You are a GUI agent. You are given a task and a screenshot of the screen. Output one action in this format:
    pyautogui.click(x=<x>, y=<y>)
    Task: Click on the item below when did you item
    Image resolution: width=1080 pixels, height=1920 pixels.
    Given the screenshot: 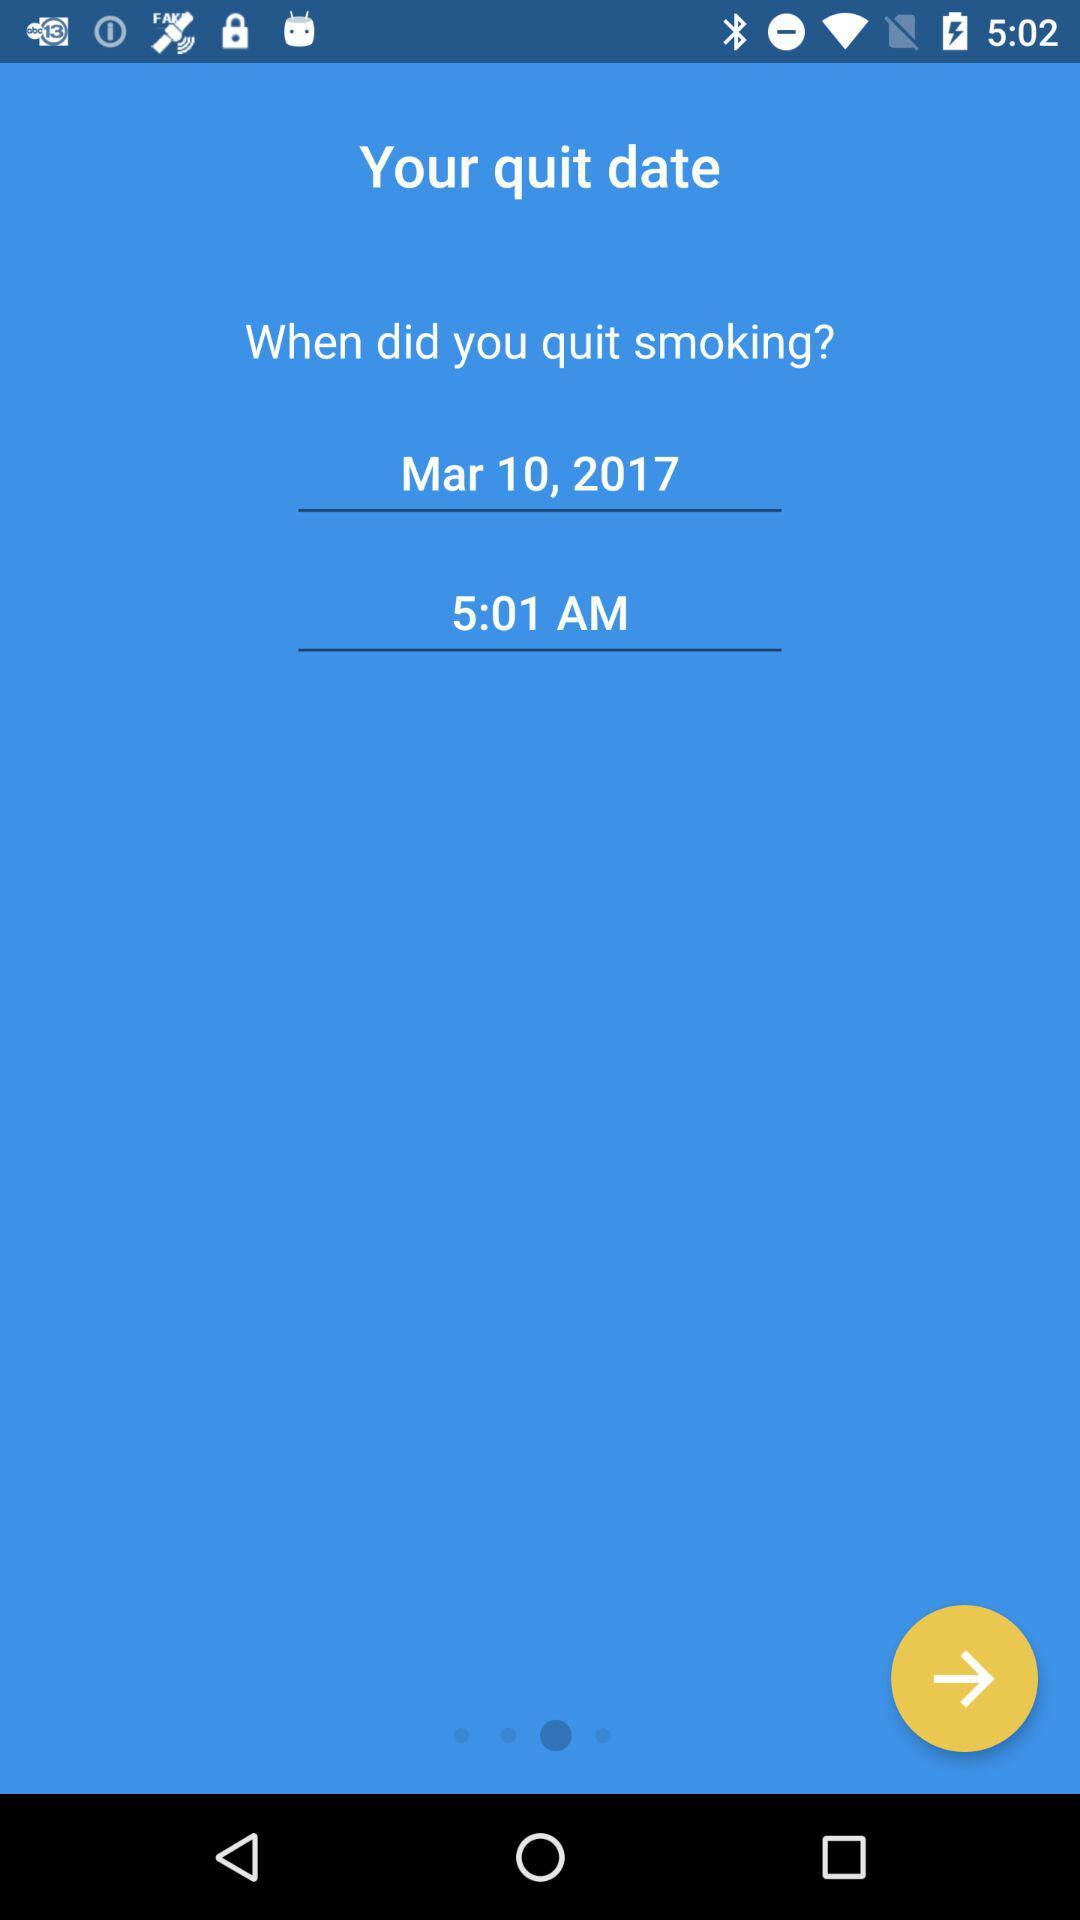 What is the action you would take?
    pyautogui.click(x=963, y=1678)
    